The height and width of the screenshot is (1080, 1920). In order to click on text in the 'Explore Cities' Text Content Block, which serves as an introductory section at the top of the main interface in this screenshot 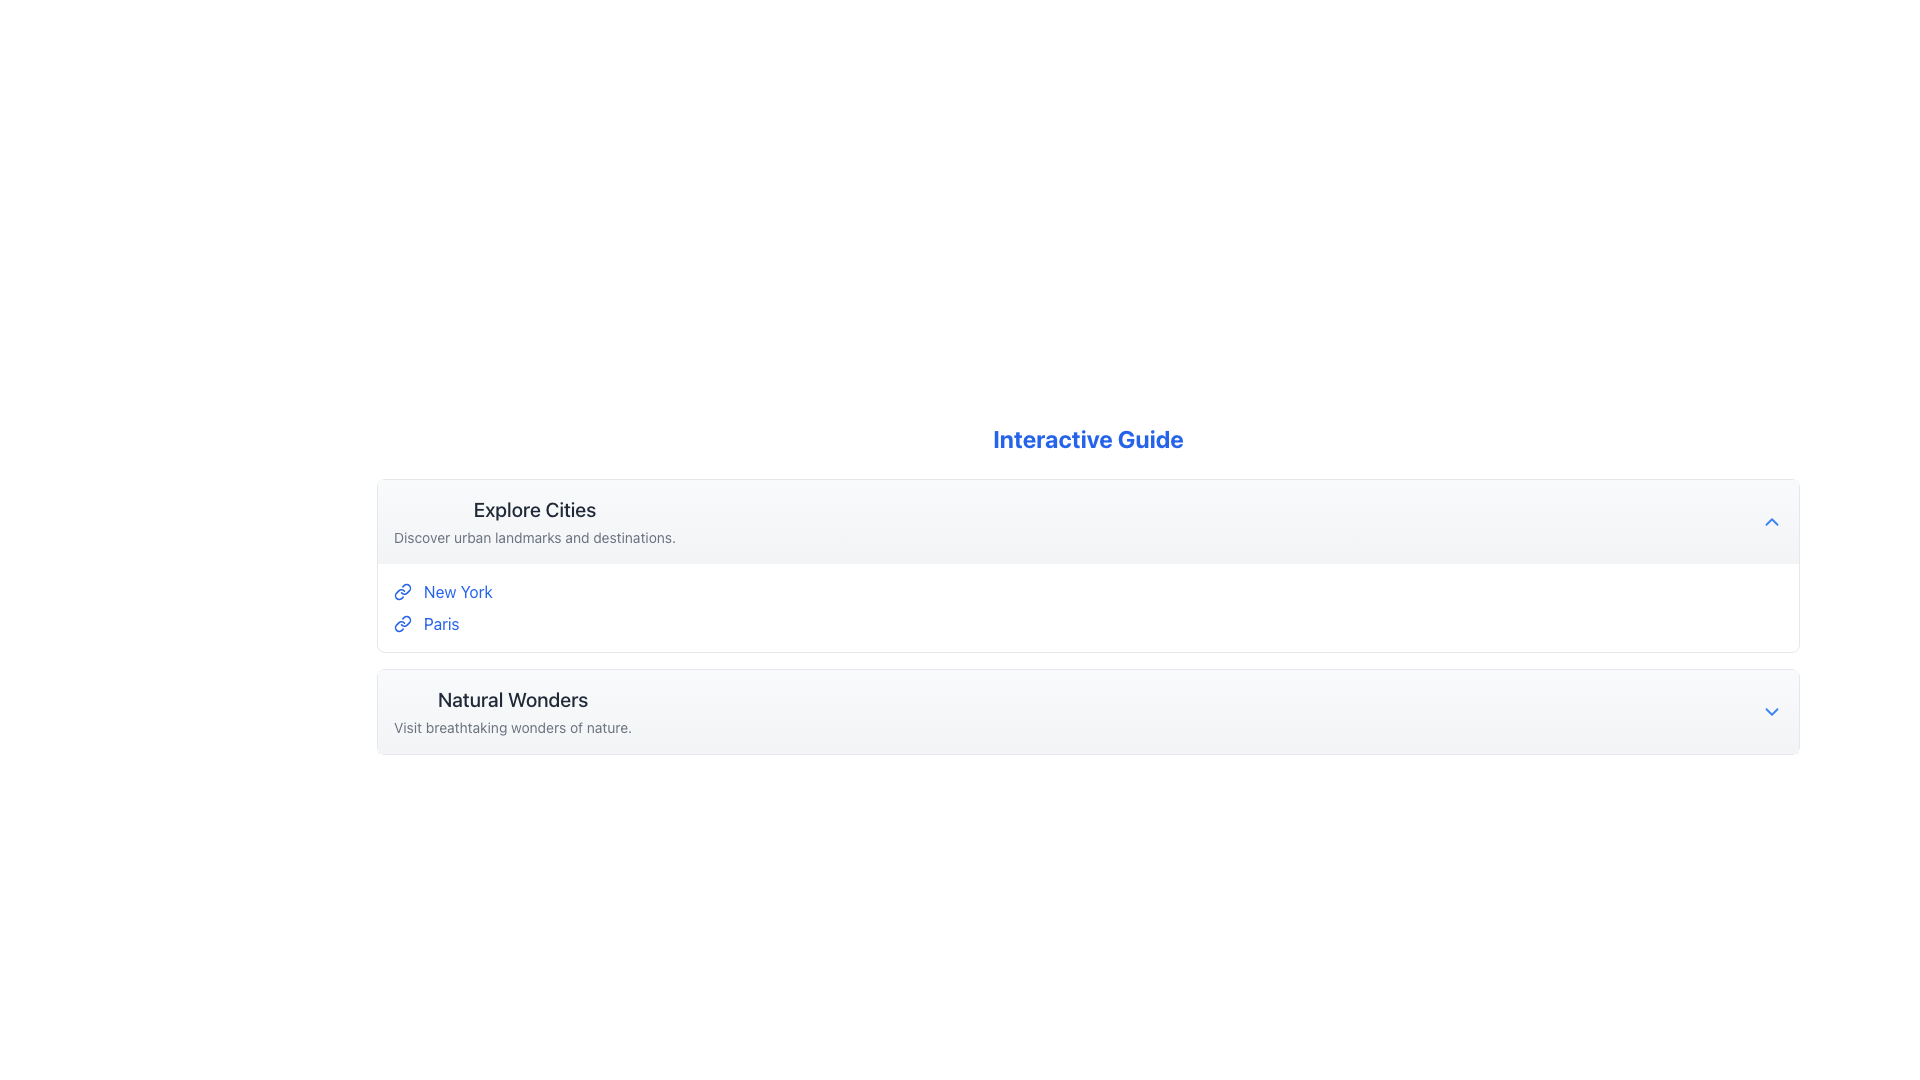, I will do `click(535, 520)`.